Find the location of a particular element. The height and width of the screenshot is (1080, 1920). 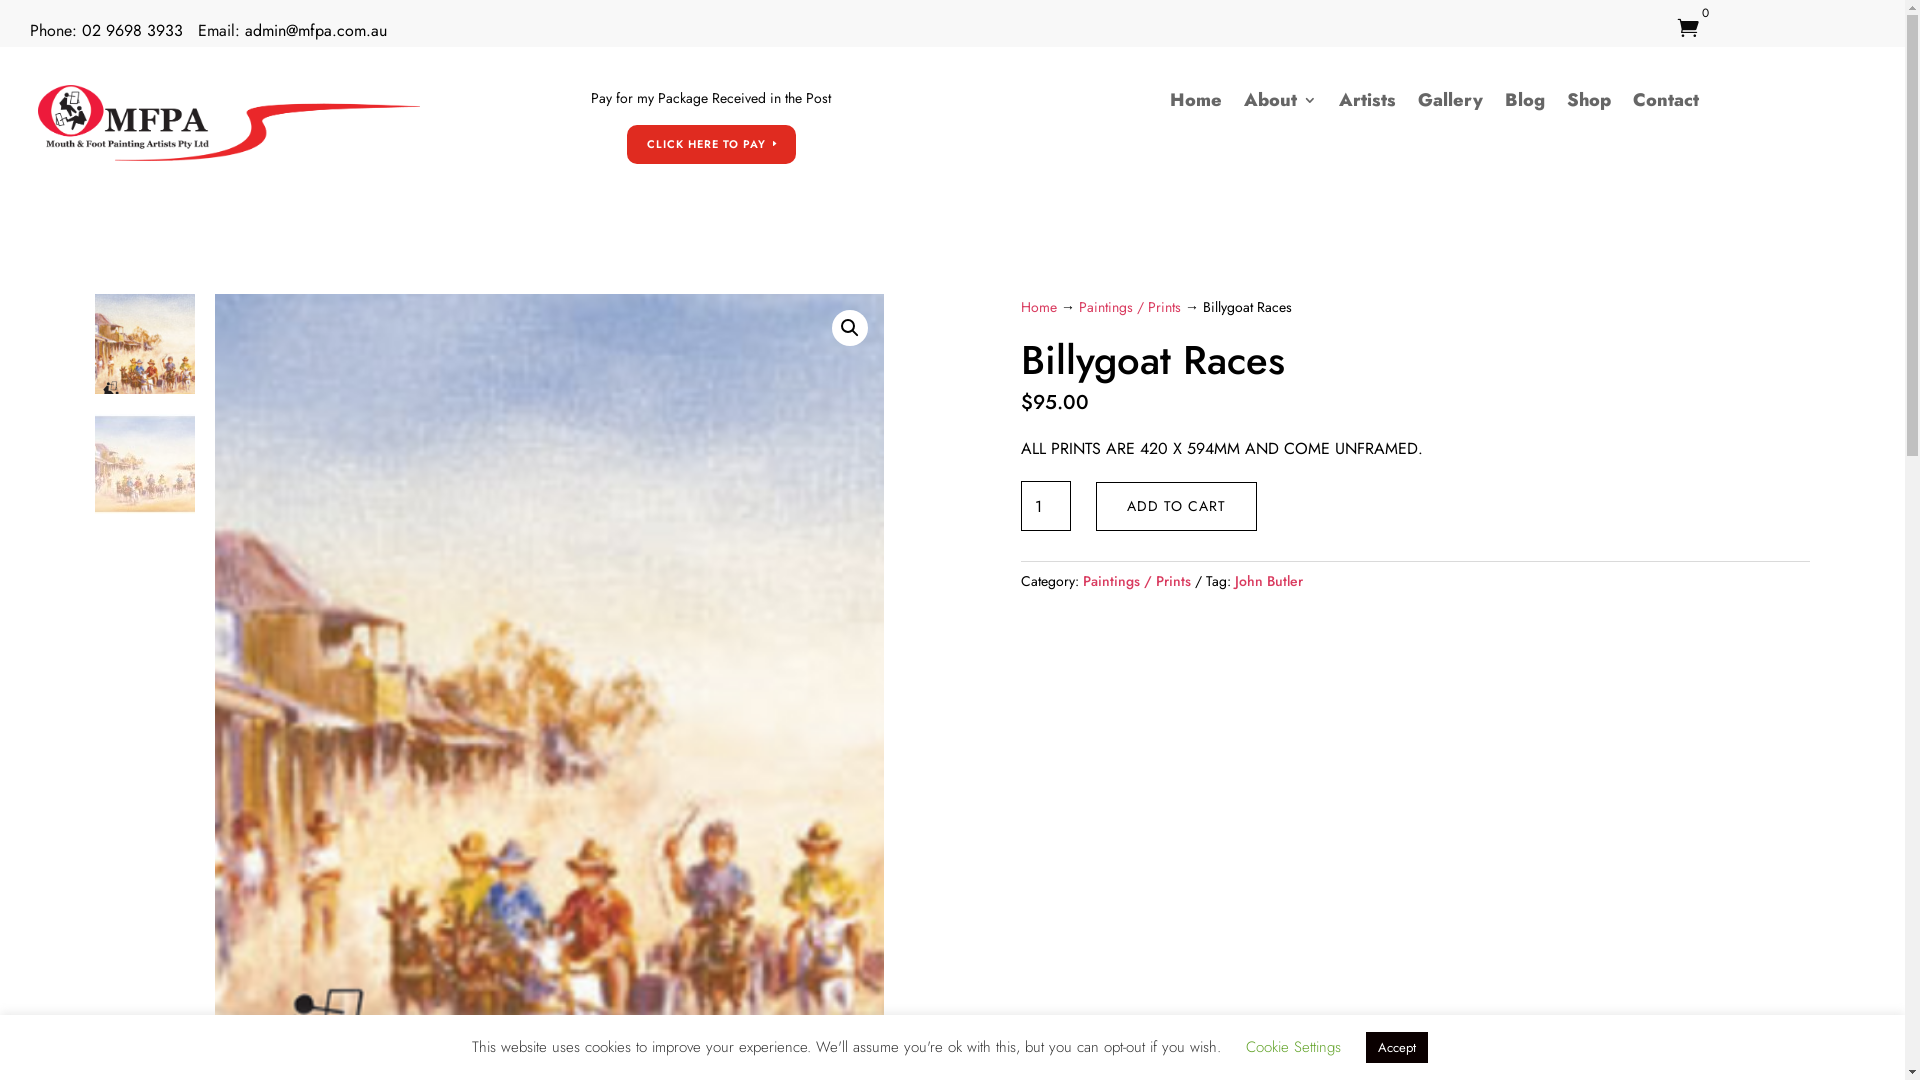

'Home' is located at coordinates (1021, 307).